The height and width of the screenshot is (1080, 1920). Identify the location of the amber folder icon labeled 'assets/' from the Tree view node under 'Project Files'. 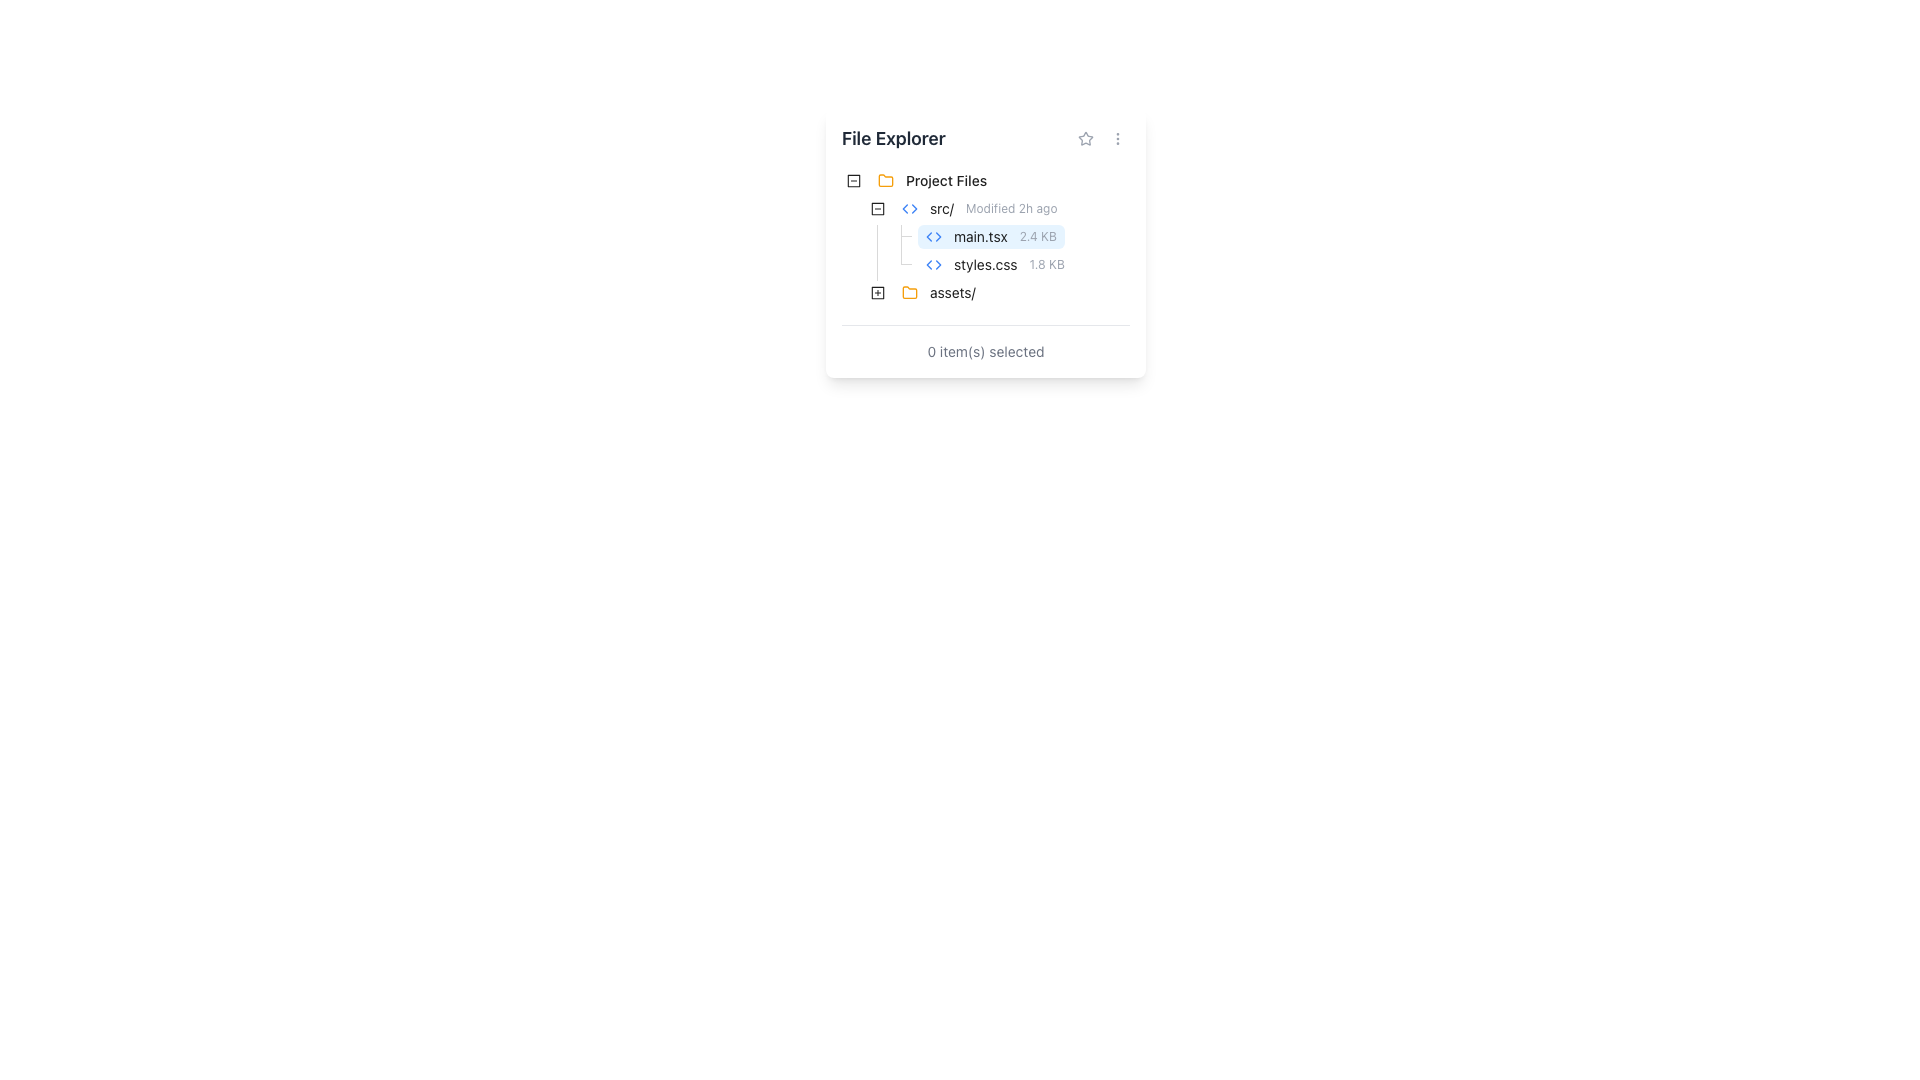
(937, 293).